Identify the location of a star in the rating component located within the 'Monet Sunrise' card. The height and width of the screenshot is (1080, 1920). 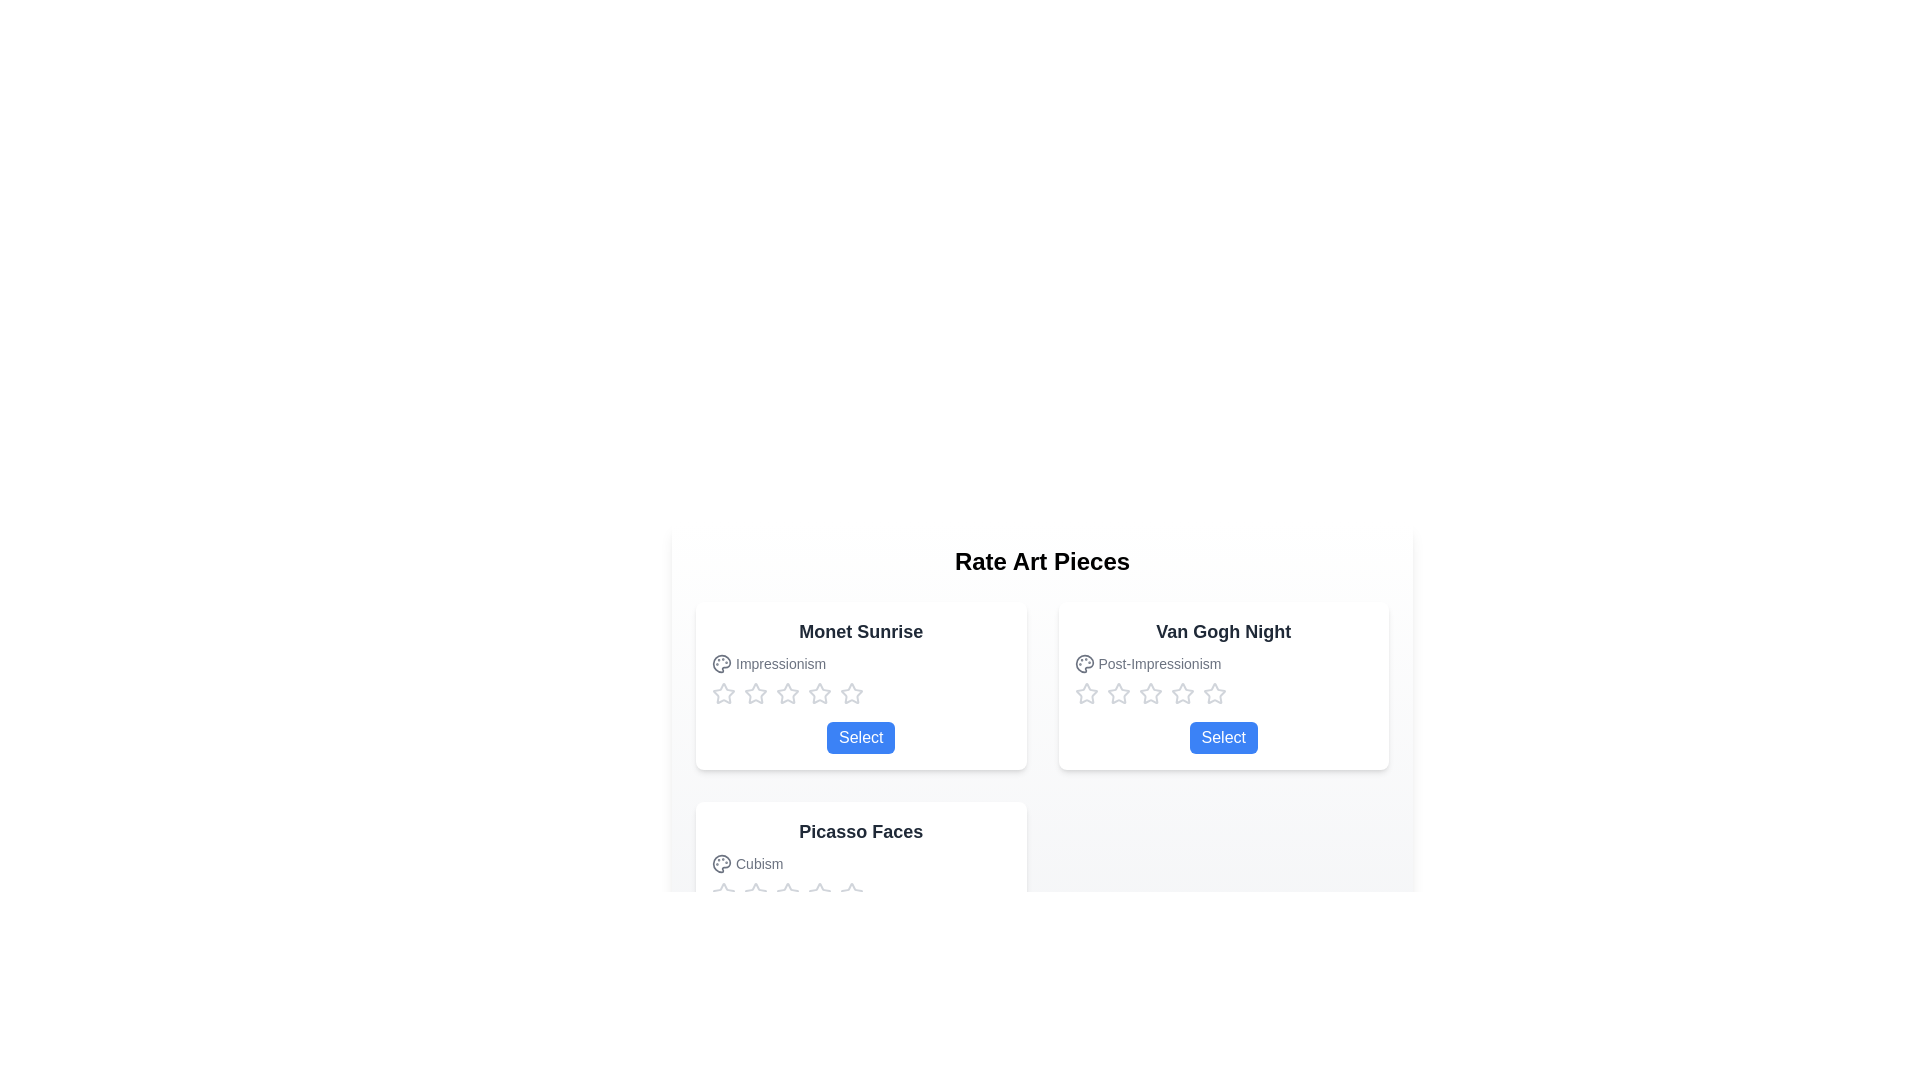
(861, 693).